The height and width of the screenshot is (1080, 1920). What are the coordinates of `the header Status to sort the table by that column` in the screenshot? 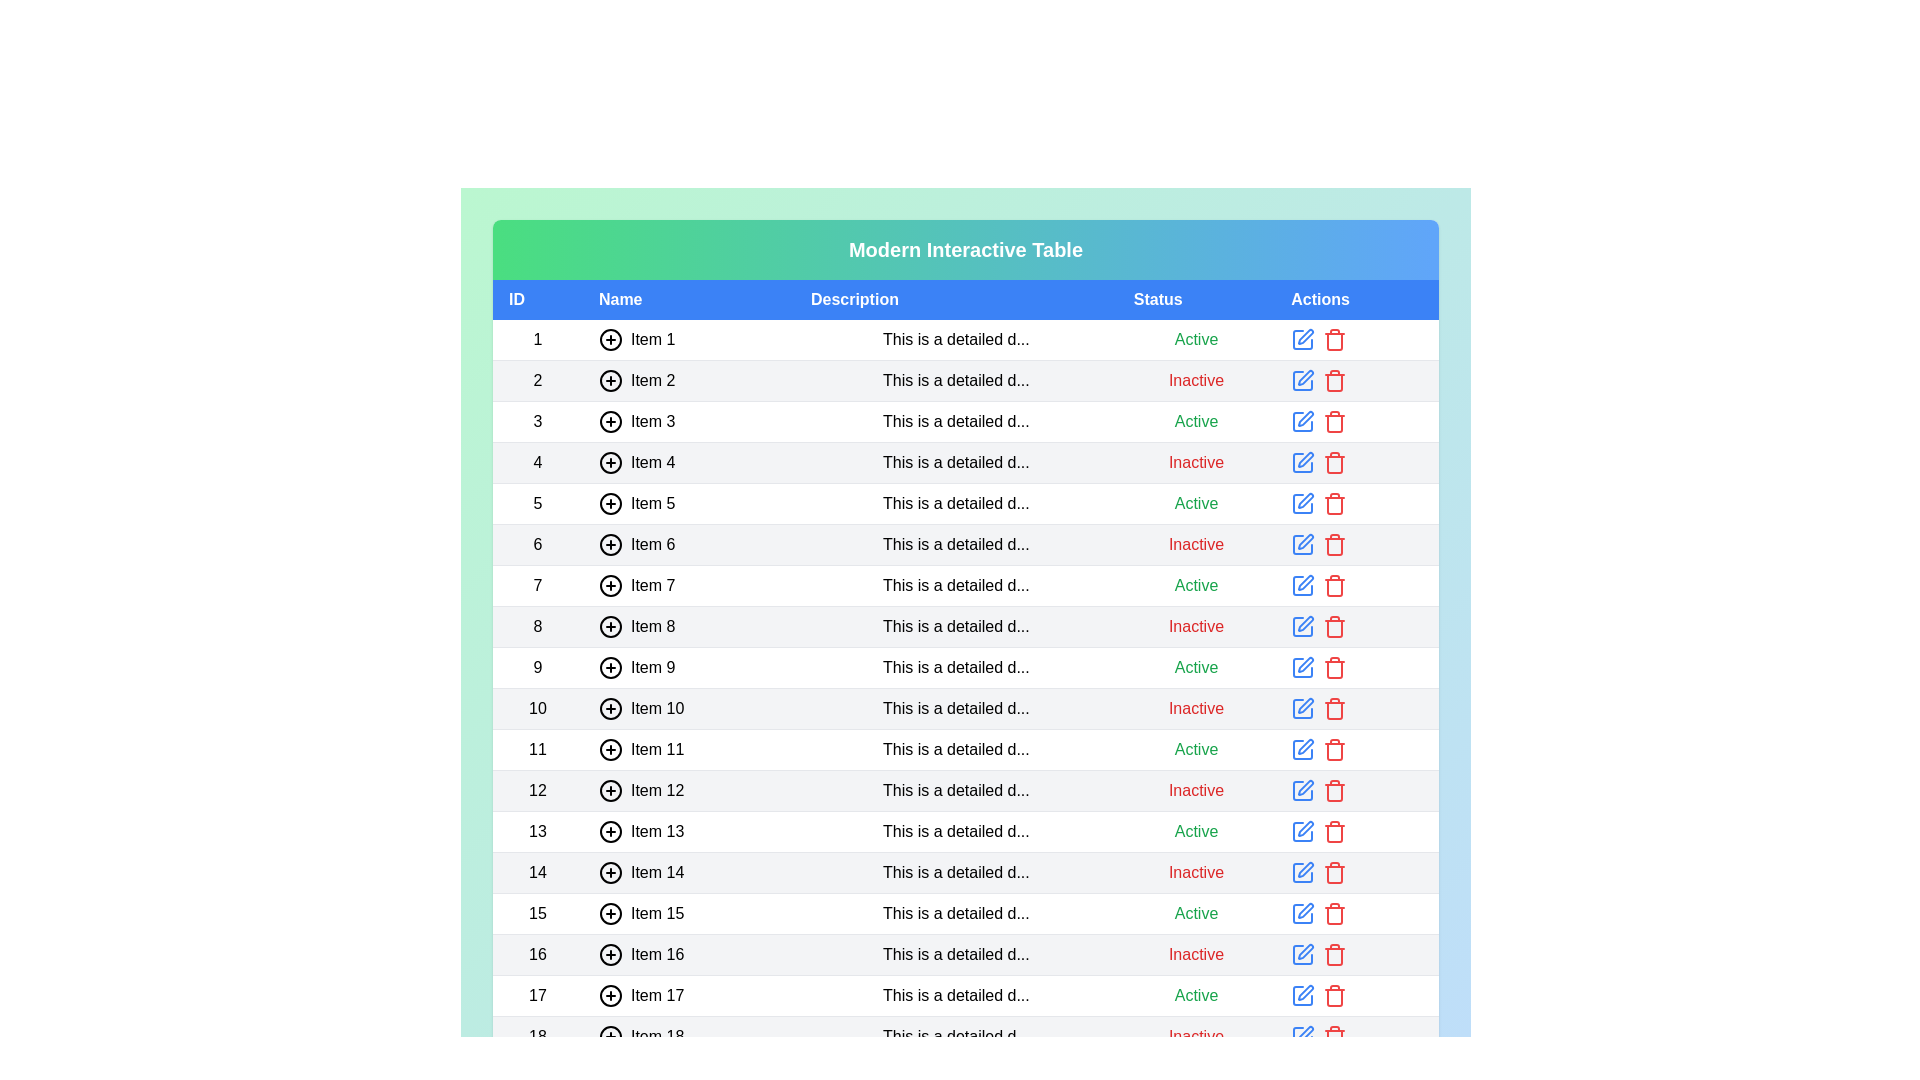 It's located at (1196, 300).